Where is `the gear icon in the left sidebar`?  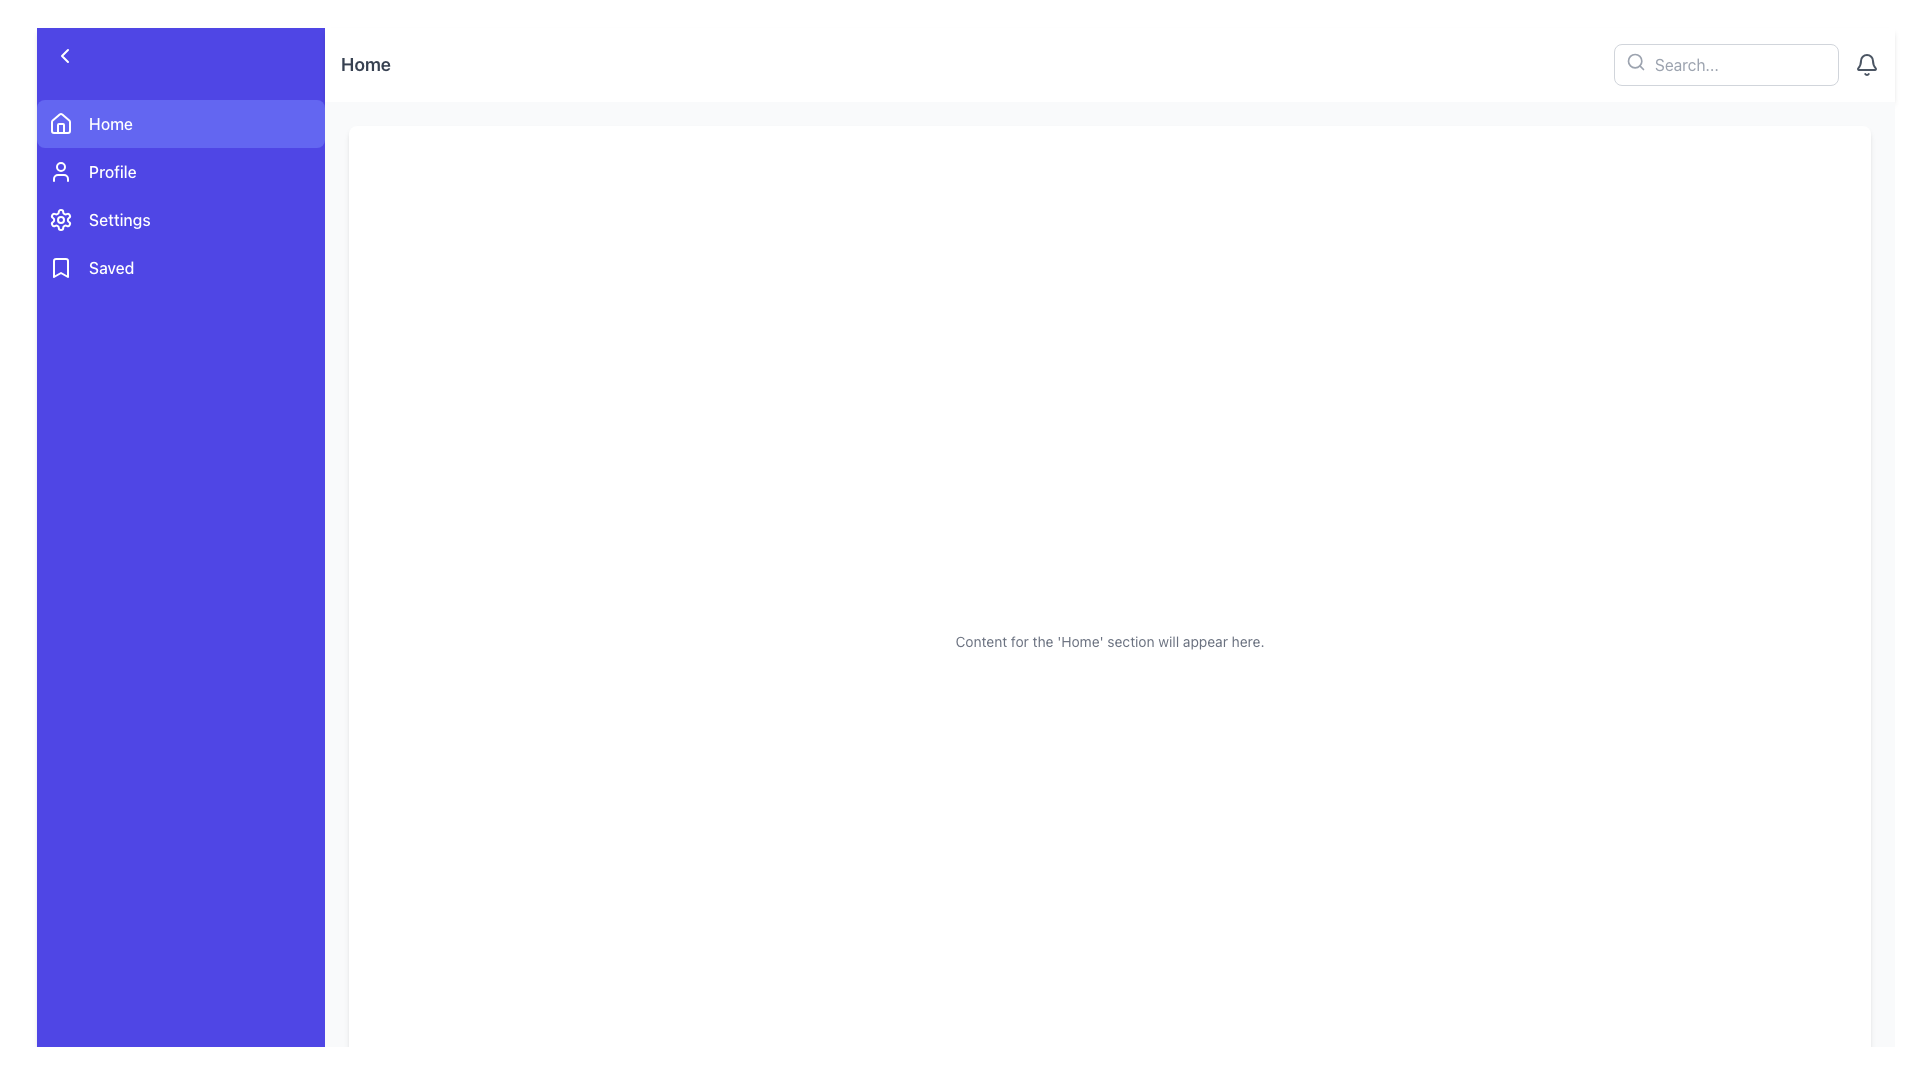
the gear icon in the left sidebar is located at coordinates (61, 219).